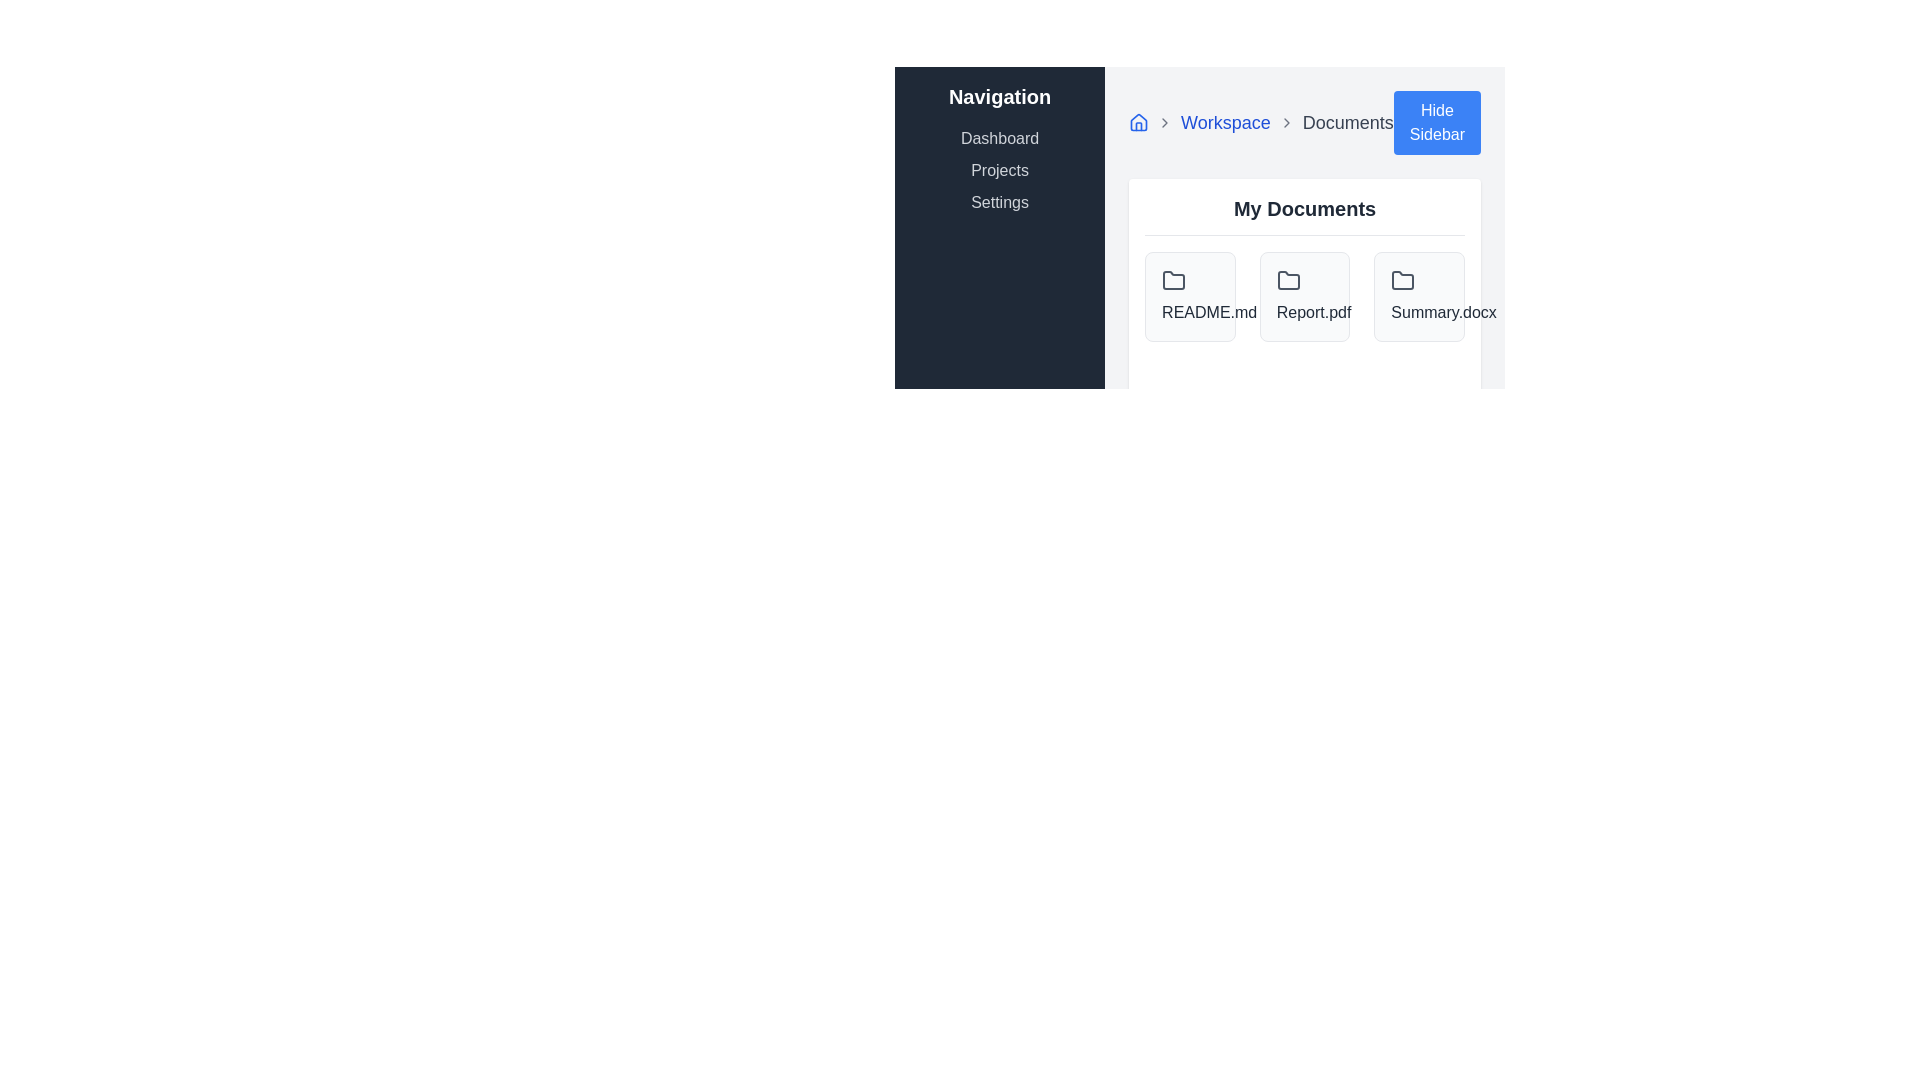 Image resolution: width=1920 pixels, height=1080 pixels. Describe the element at coordinates (1402, 281) in the screenshot. I see `the gray folder icon with a modern rounded outline located in the 'My Documents' section, positioned above the text 'Summary.docx'` at that location.